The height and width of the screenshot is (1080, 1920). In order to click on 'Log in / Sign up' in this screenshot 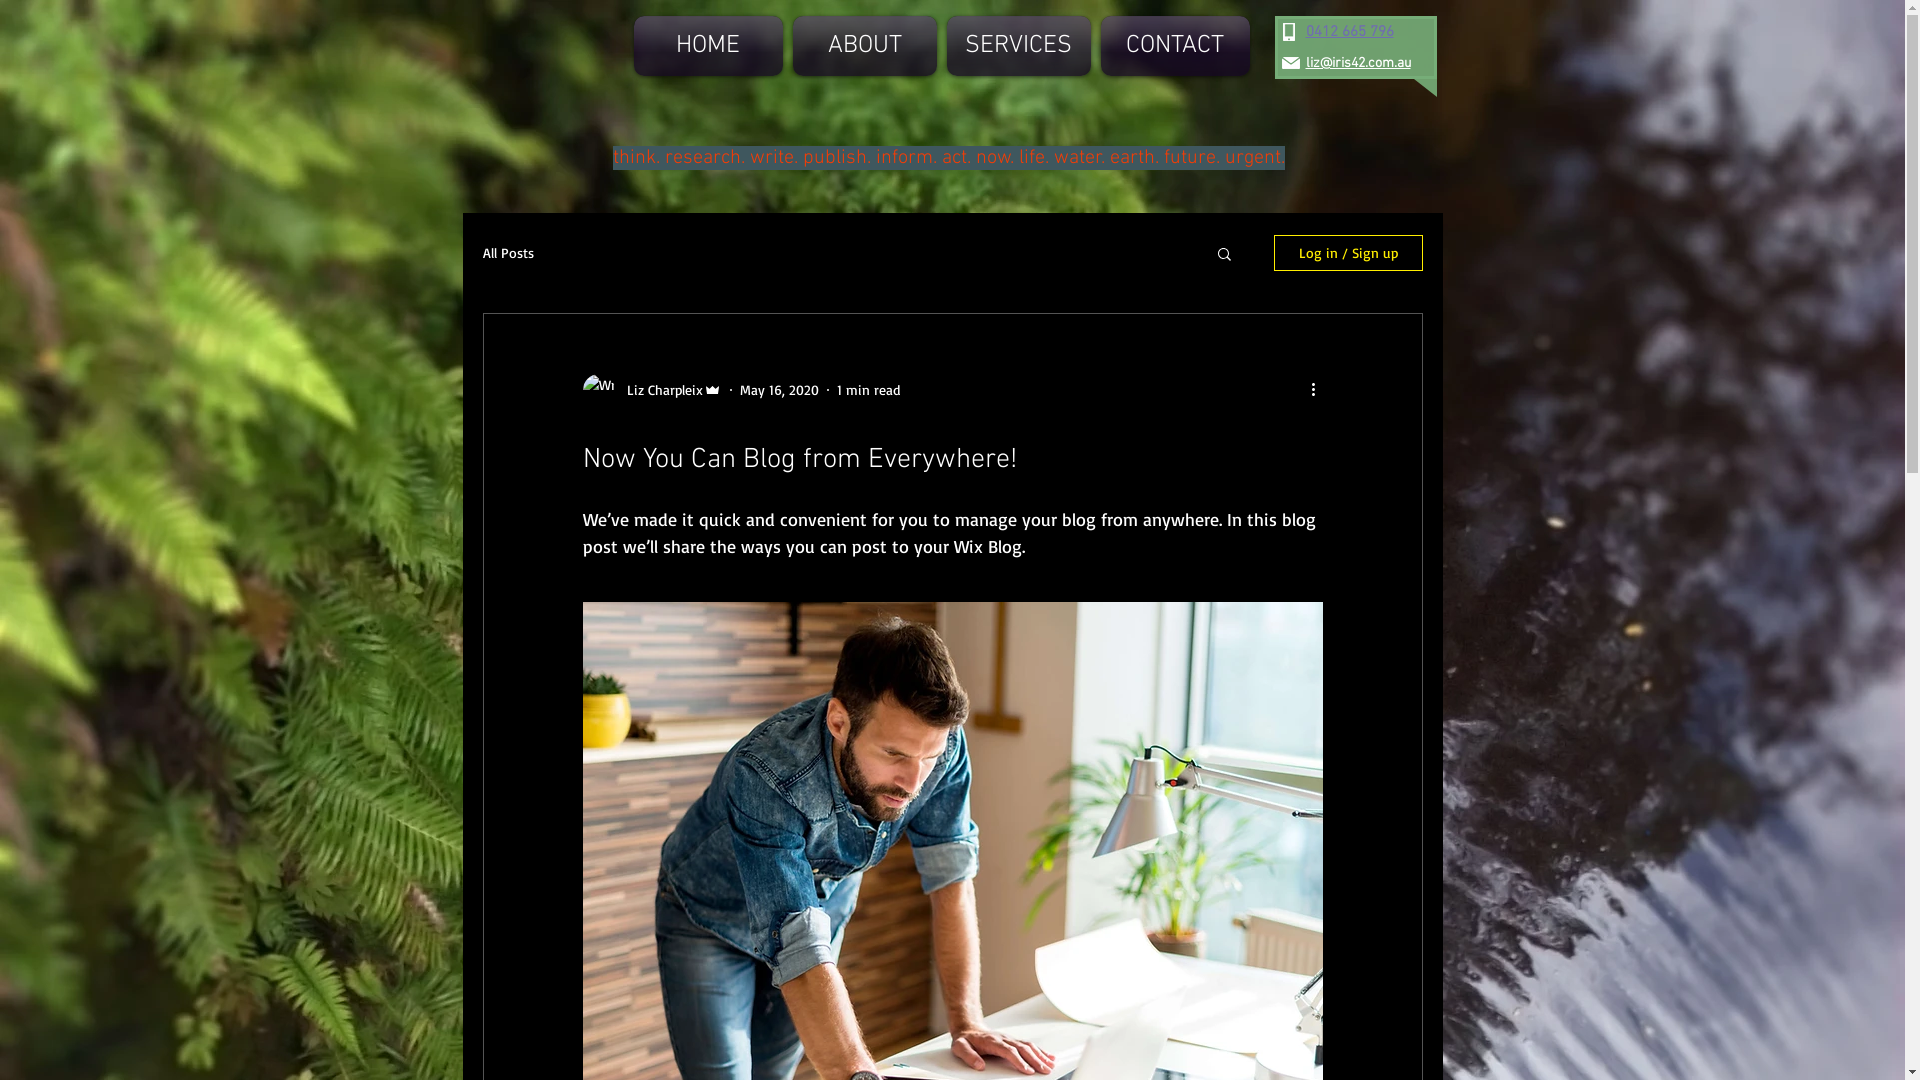, I will do `click(1272, 252)`.